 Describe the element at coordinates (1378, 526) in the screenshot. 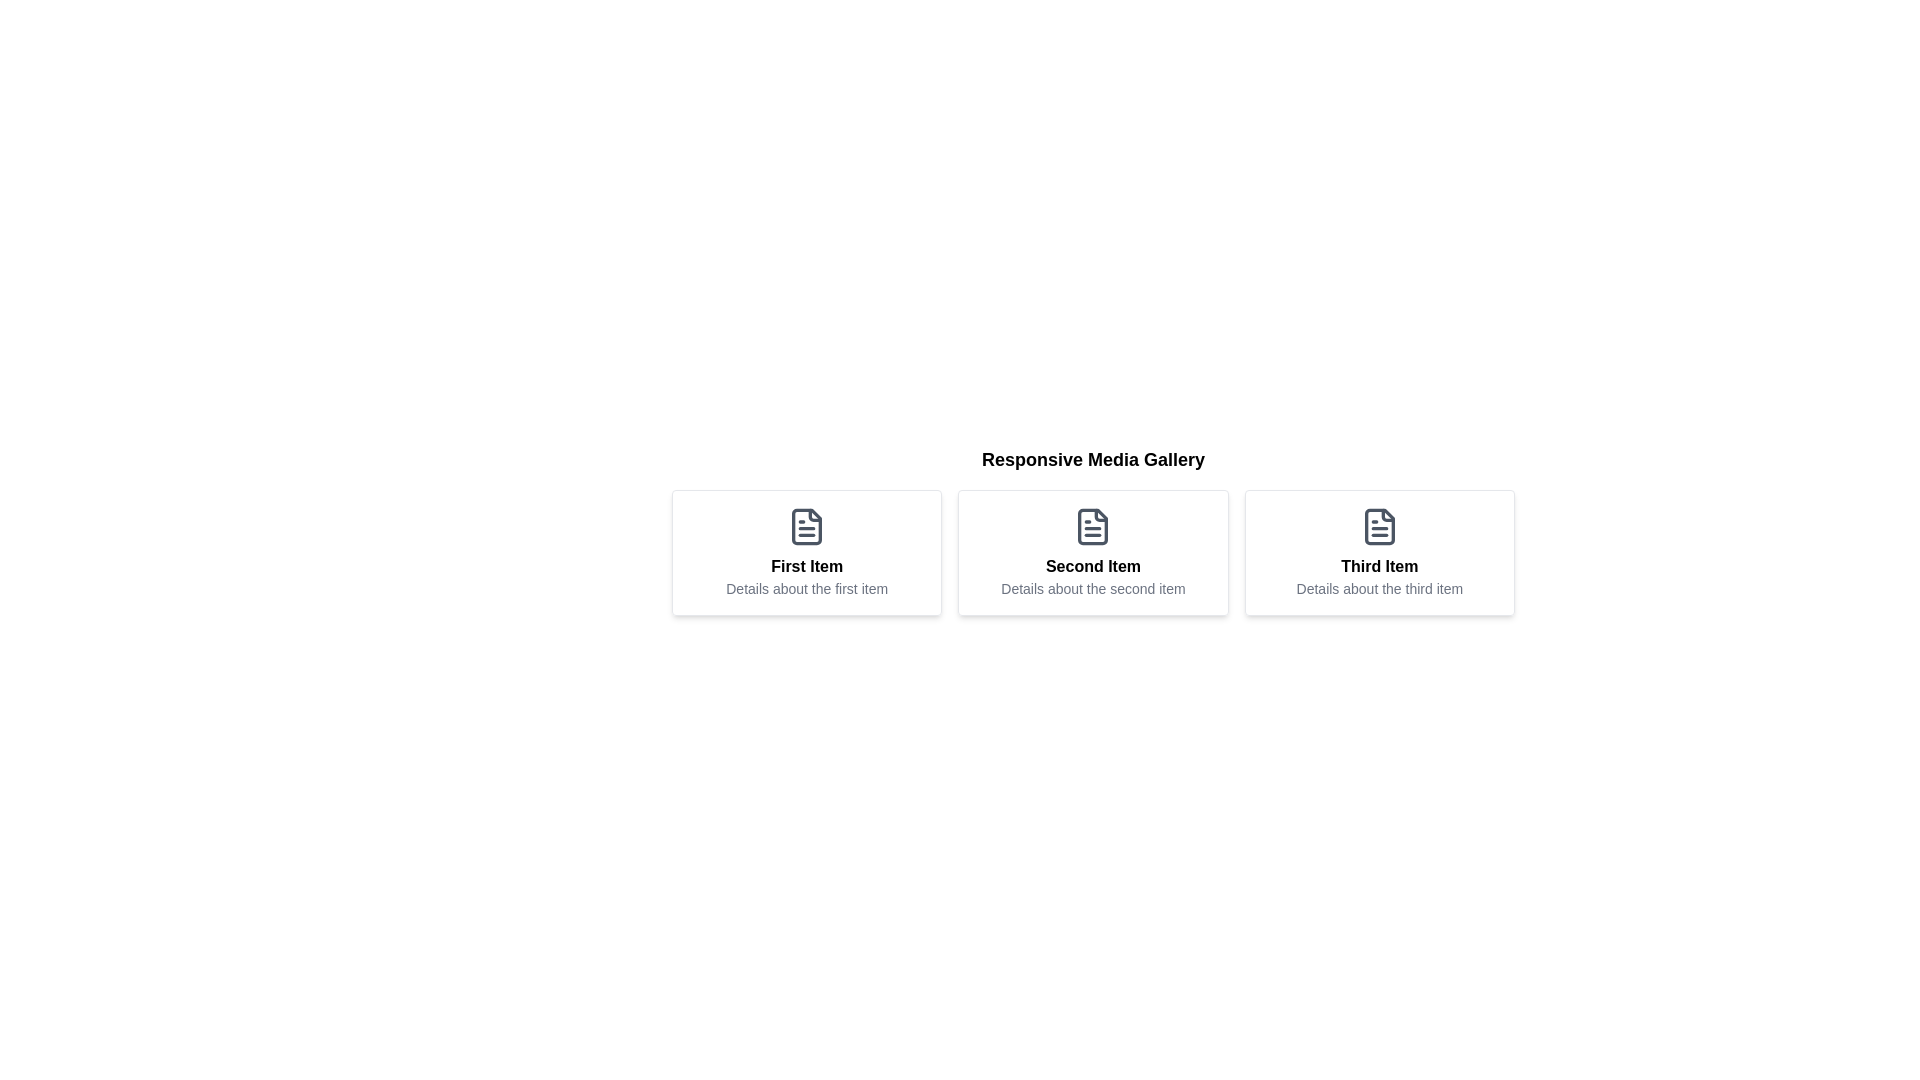

I see `the document icon representing the 'Third Item' card, which is located at the top center of the card and serves as an identifier for the card's context` at that location.